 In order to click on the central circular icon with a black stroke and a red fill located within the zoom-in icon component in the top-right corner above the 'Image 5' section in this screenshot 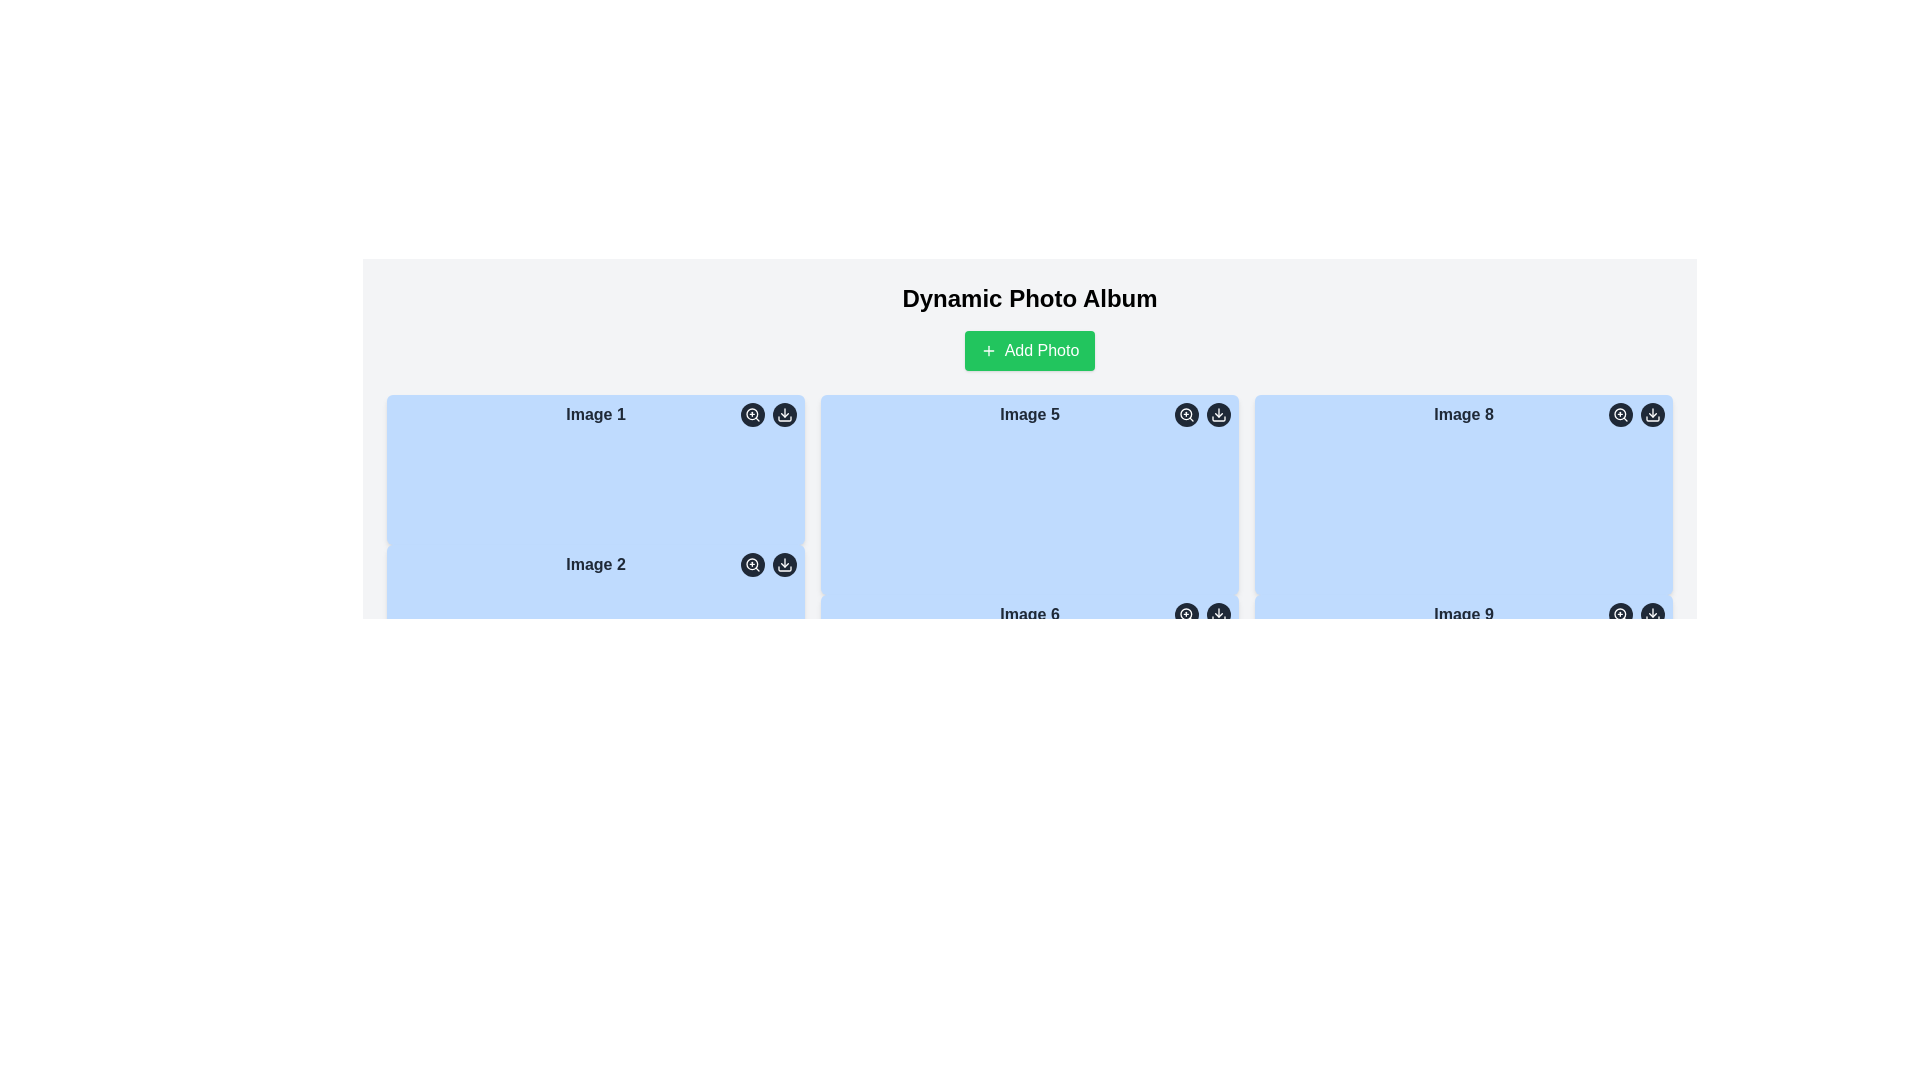, I will do `click(1186, 413)`.